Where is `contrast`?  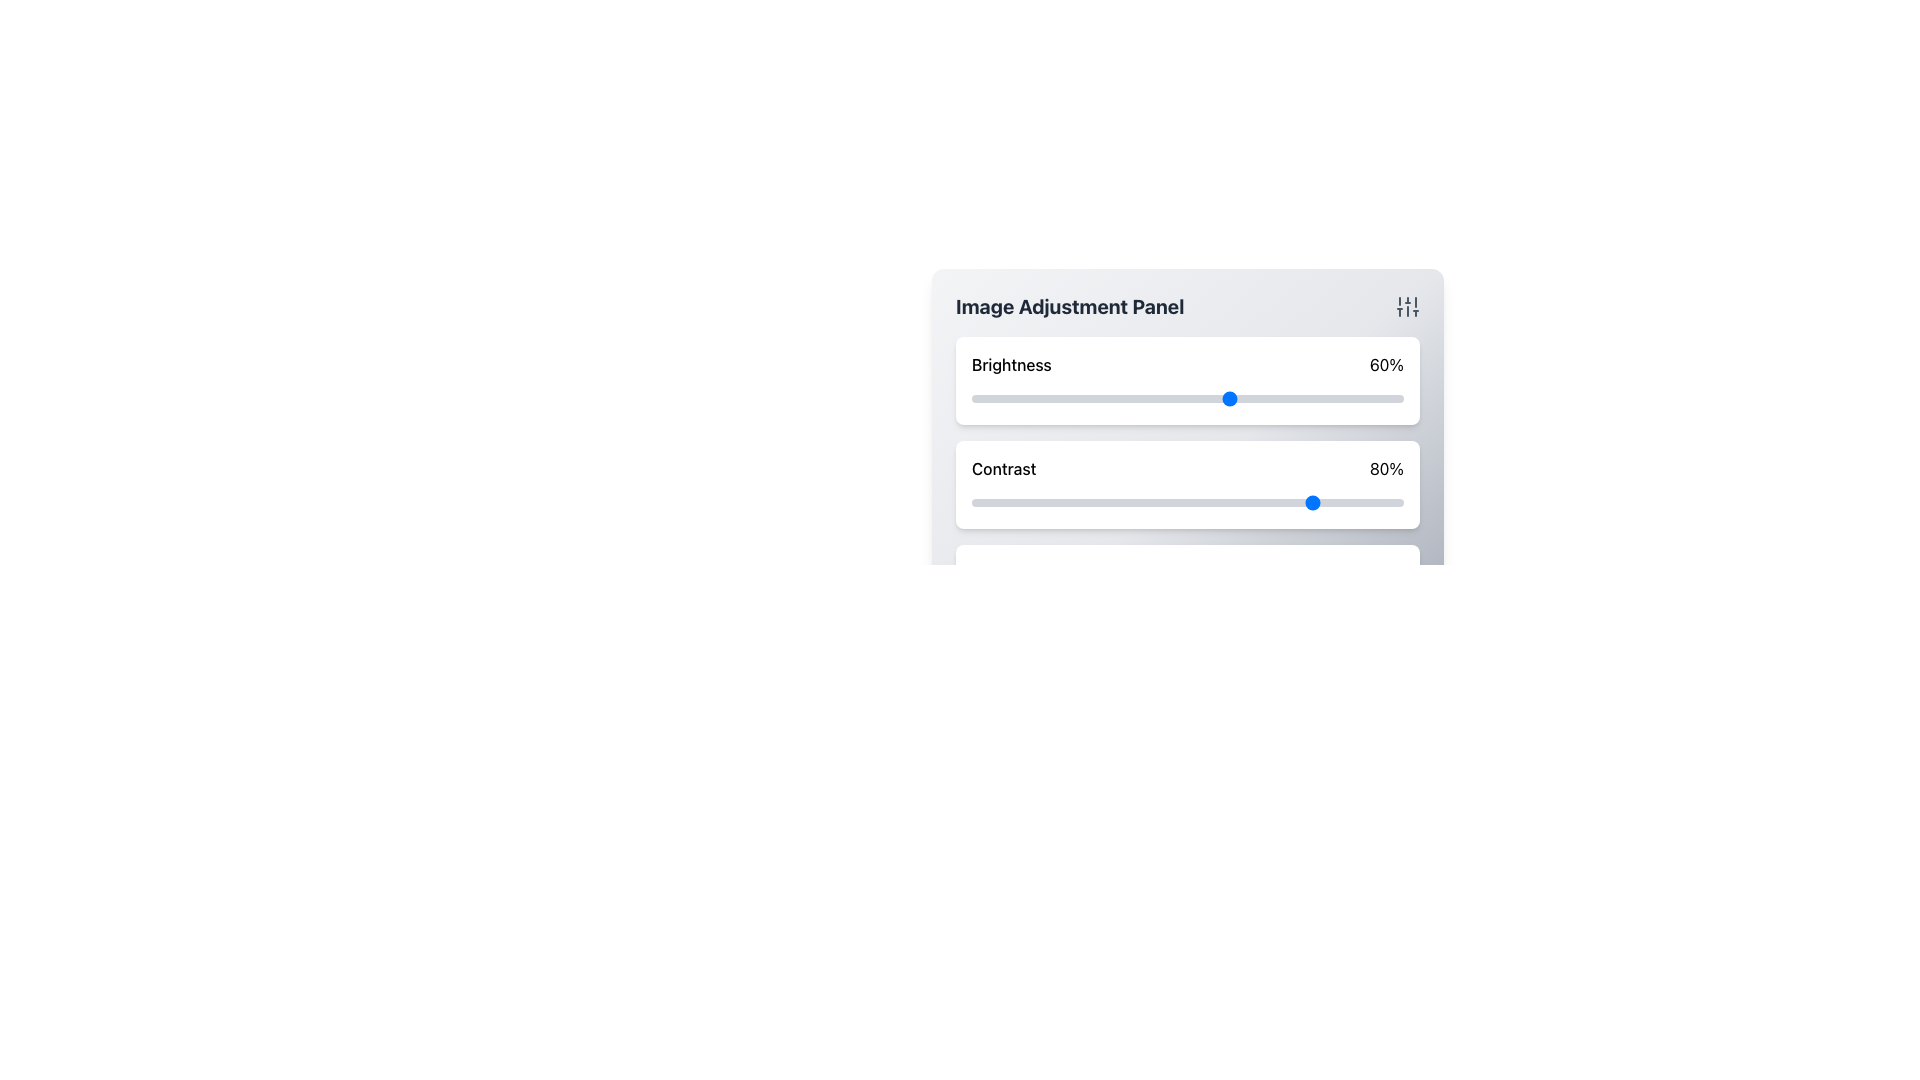
contrast is located at coordinates (1330, 501).